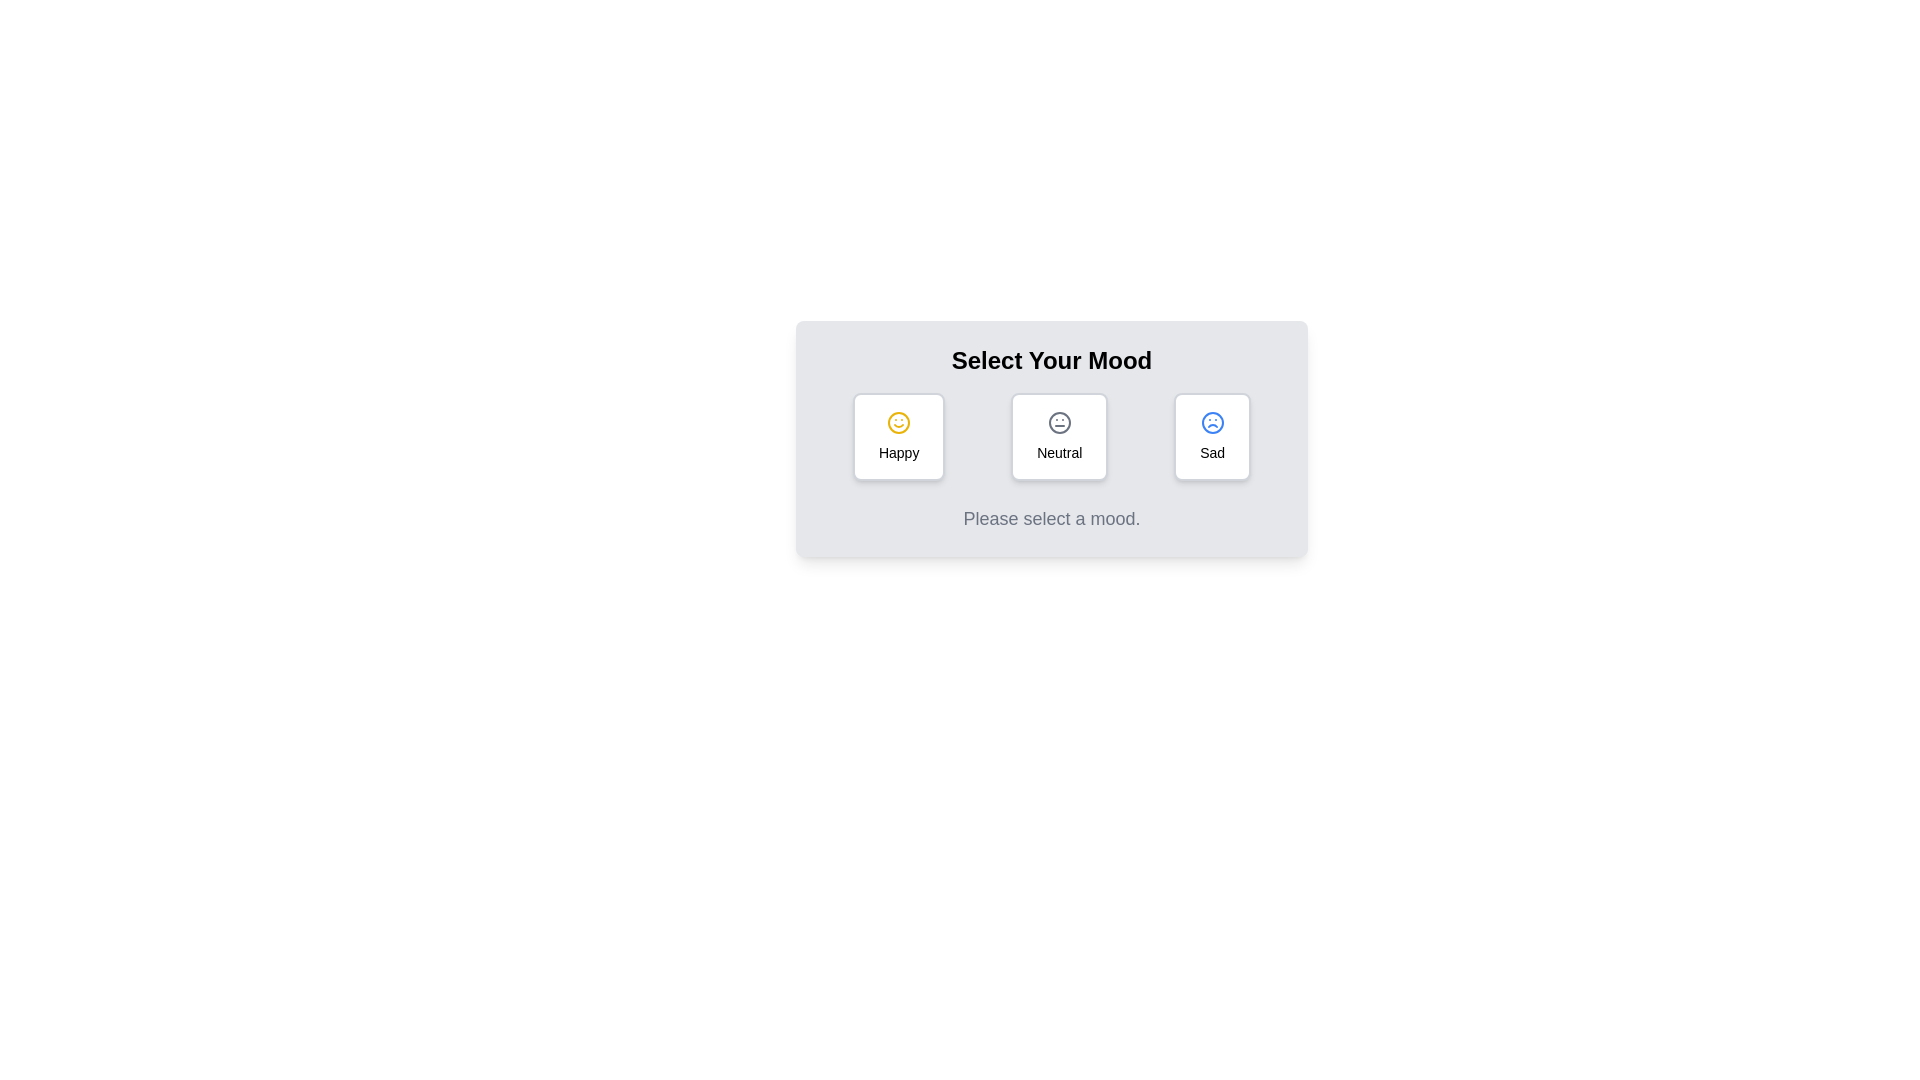 This screenshot has width=1920, height=1080. What do you see at coordinates (898, 435) in the screenshot?
I see `the 'Happy' button, which is the first among three adjacent buttons labeled 'Happy', 'Neutral', and 'Sad', to indicate a positive emotional choice` at bounding box center [898, 435].